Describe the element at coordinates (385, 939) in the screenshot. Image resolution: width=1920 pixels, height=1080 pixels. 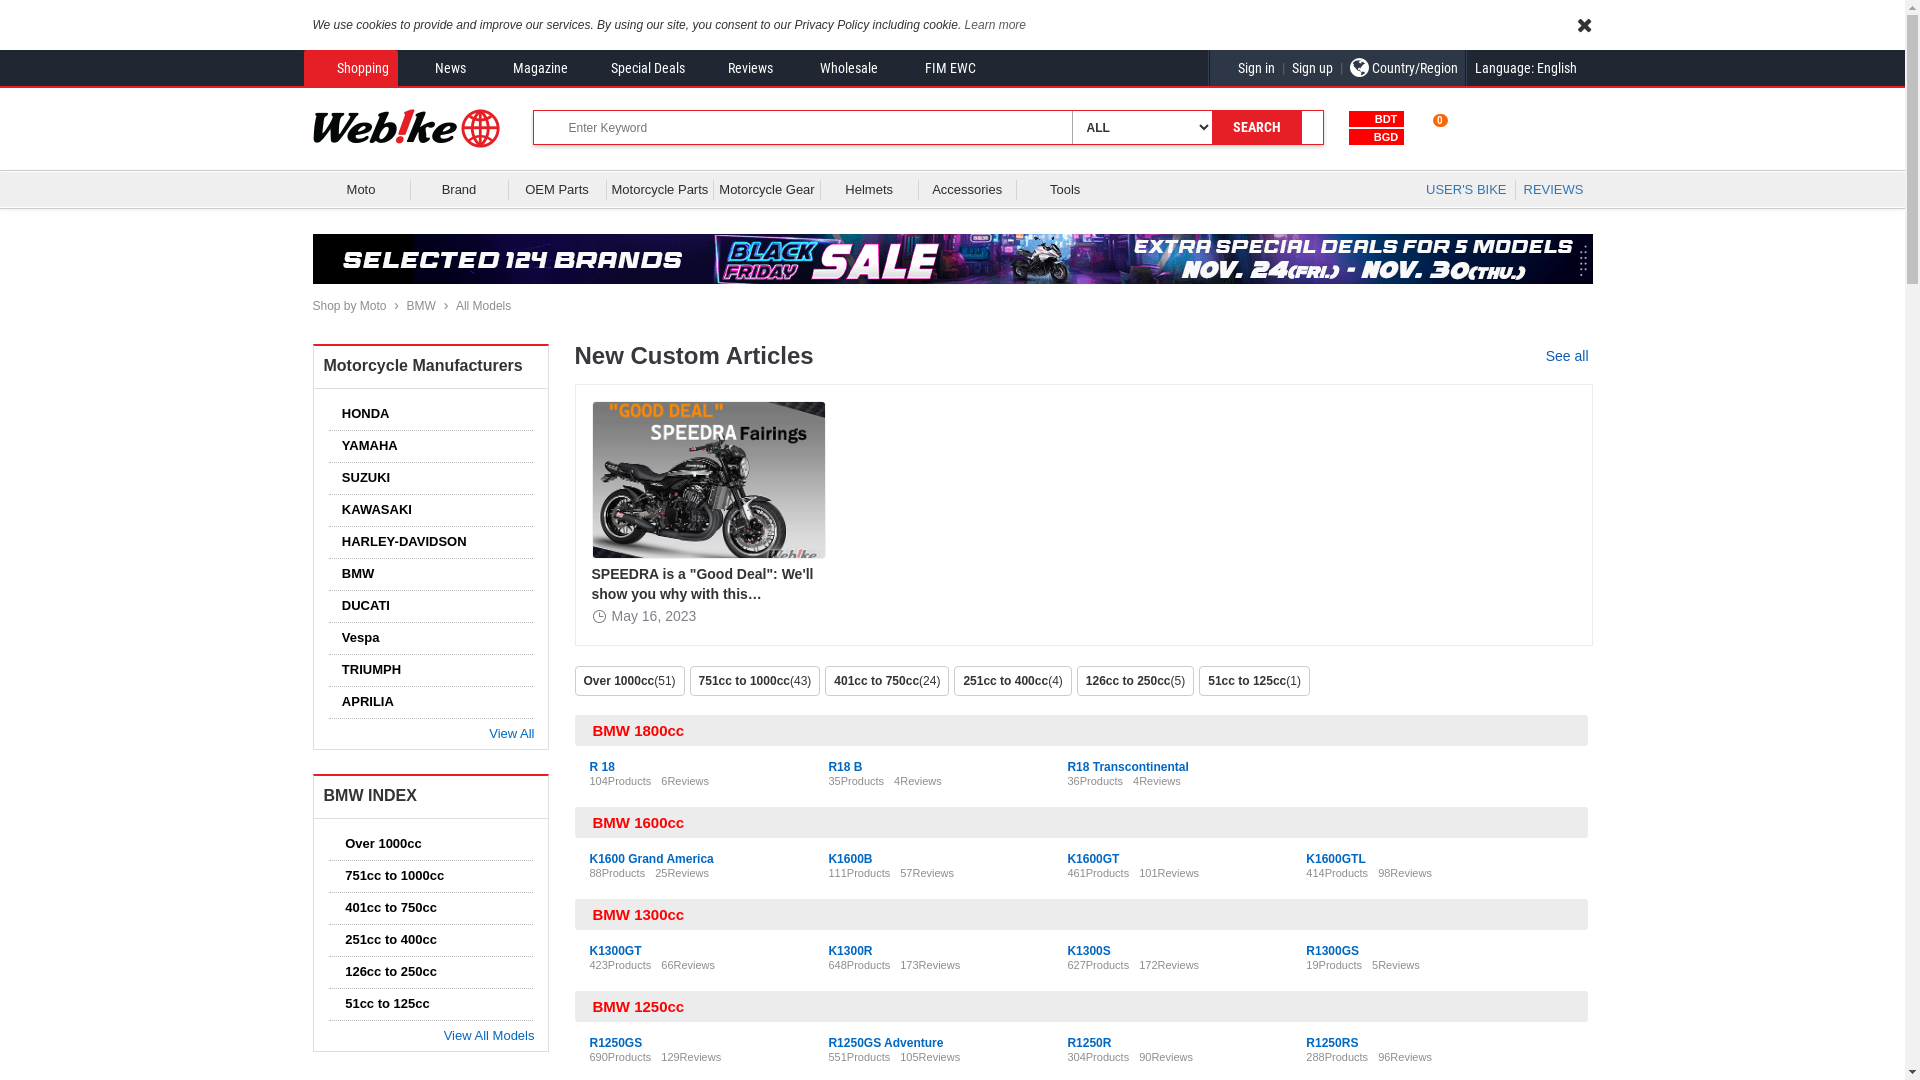
I see `'251cc to 400cc'` at that location.